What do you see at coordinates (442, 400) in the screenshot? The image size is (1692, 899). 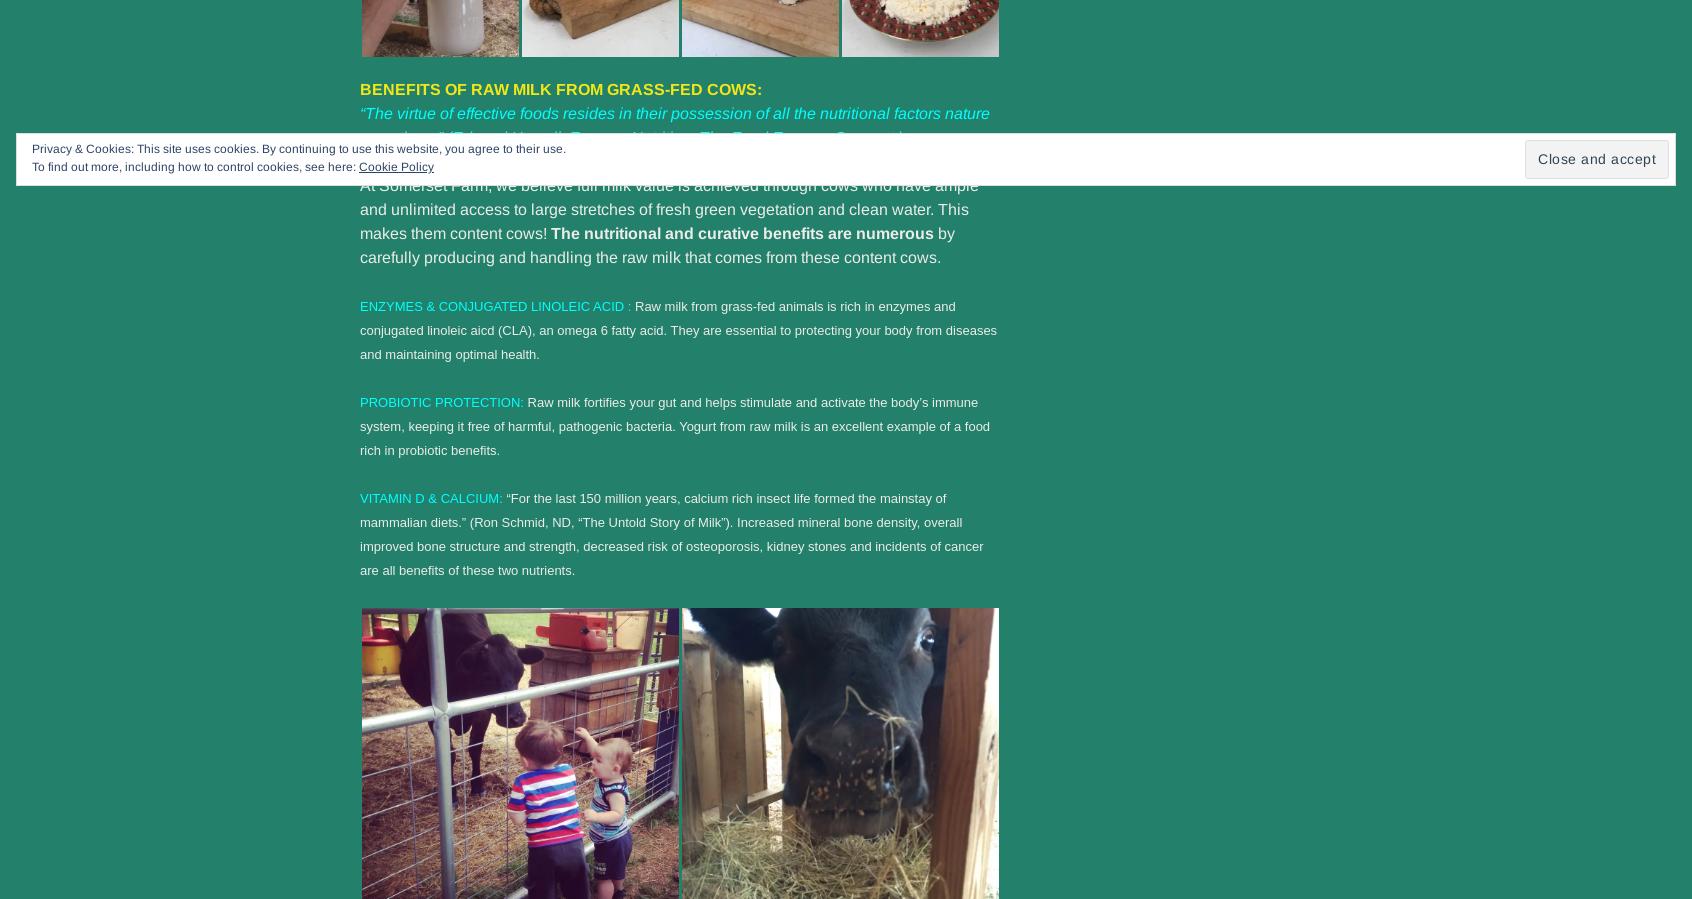 I see `'PROBIOTIC PROTECTION:'` at bounding box center [442, 400].